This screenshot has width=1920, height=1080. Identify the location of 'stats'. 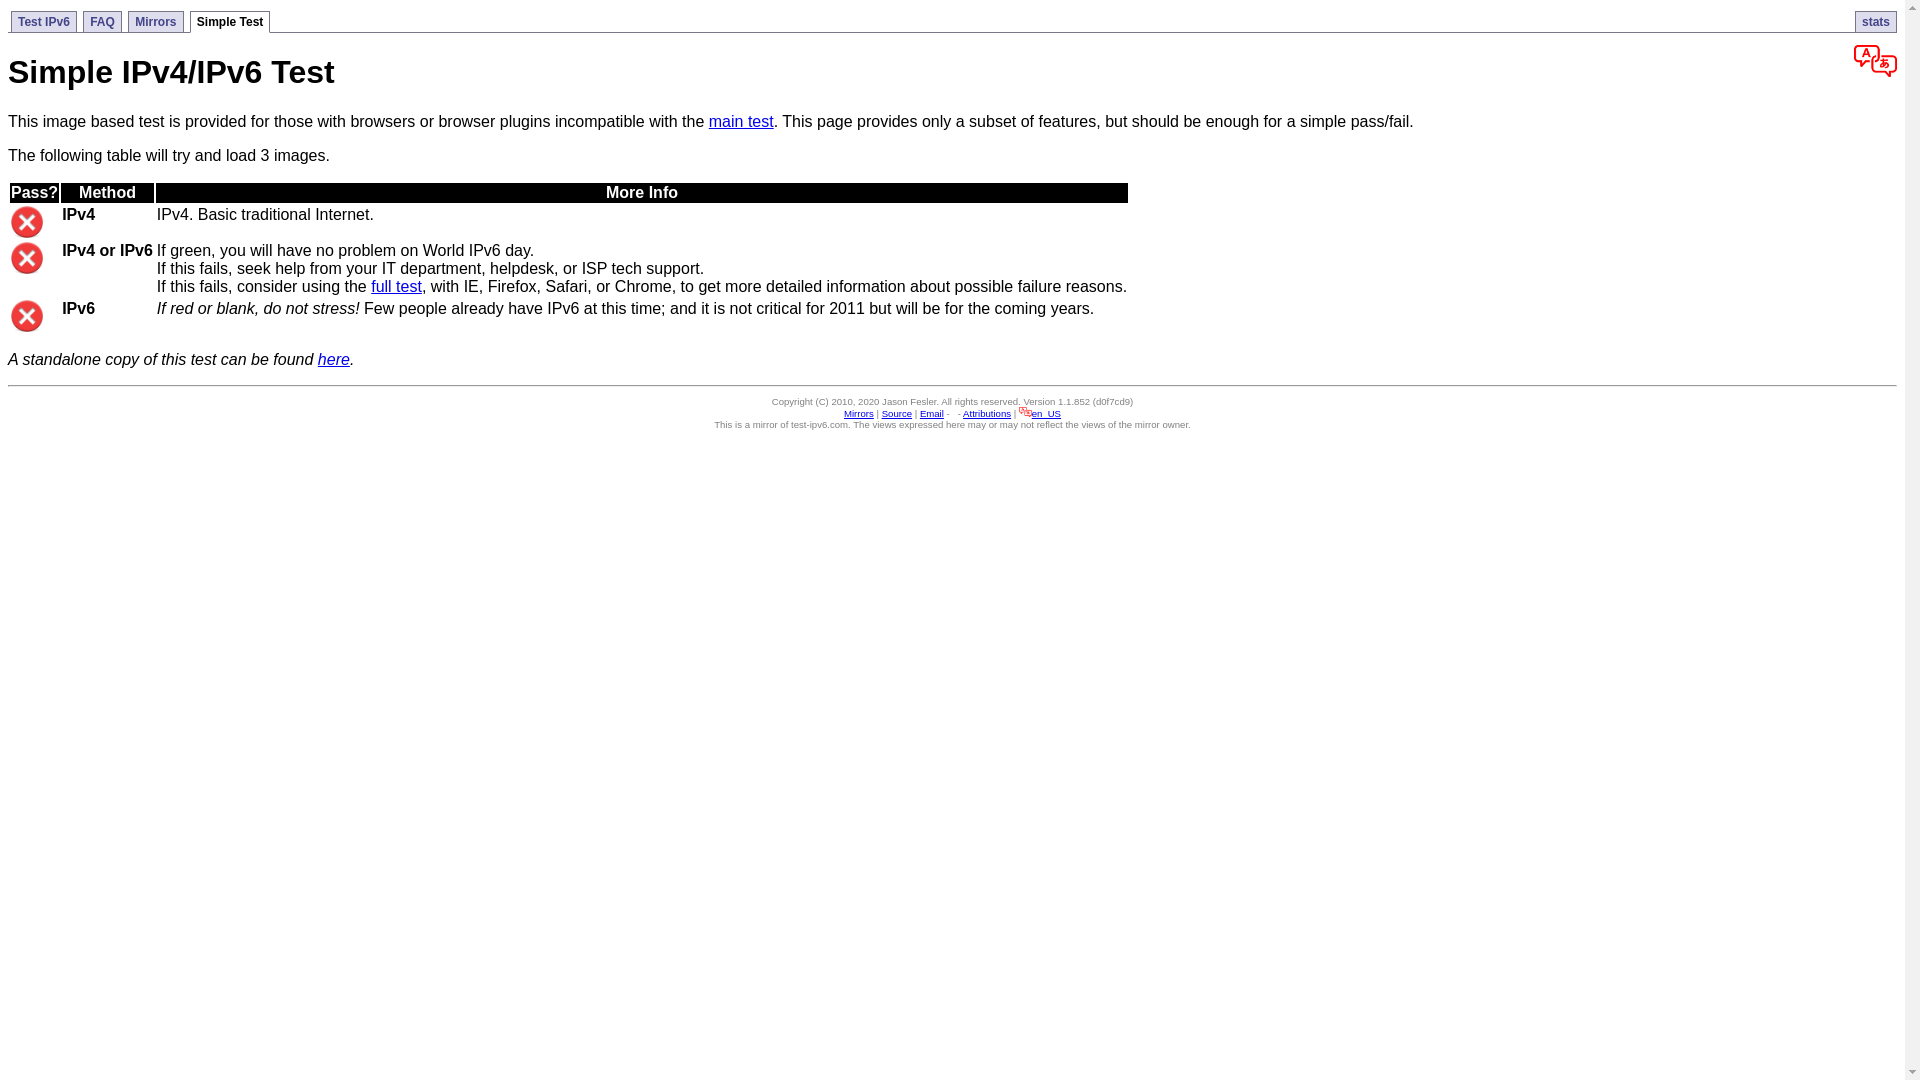
(1875, 21).